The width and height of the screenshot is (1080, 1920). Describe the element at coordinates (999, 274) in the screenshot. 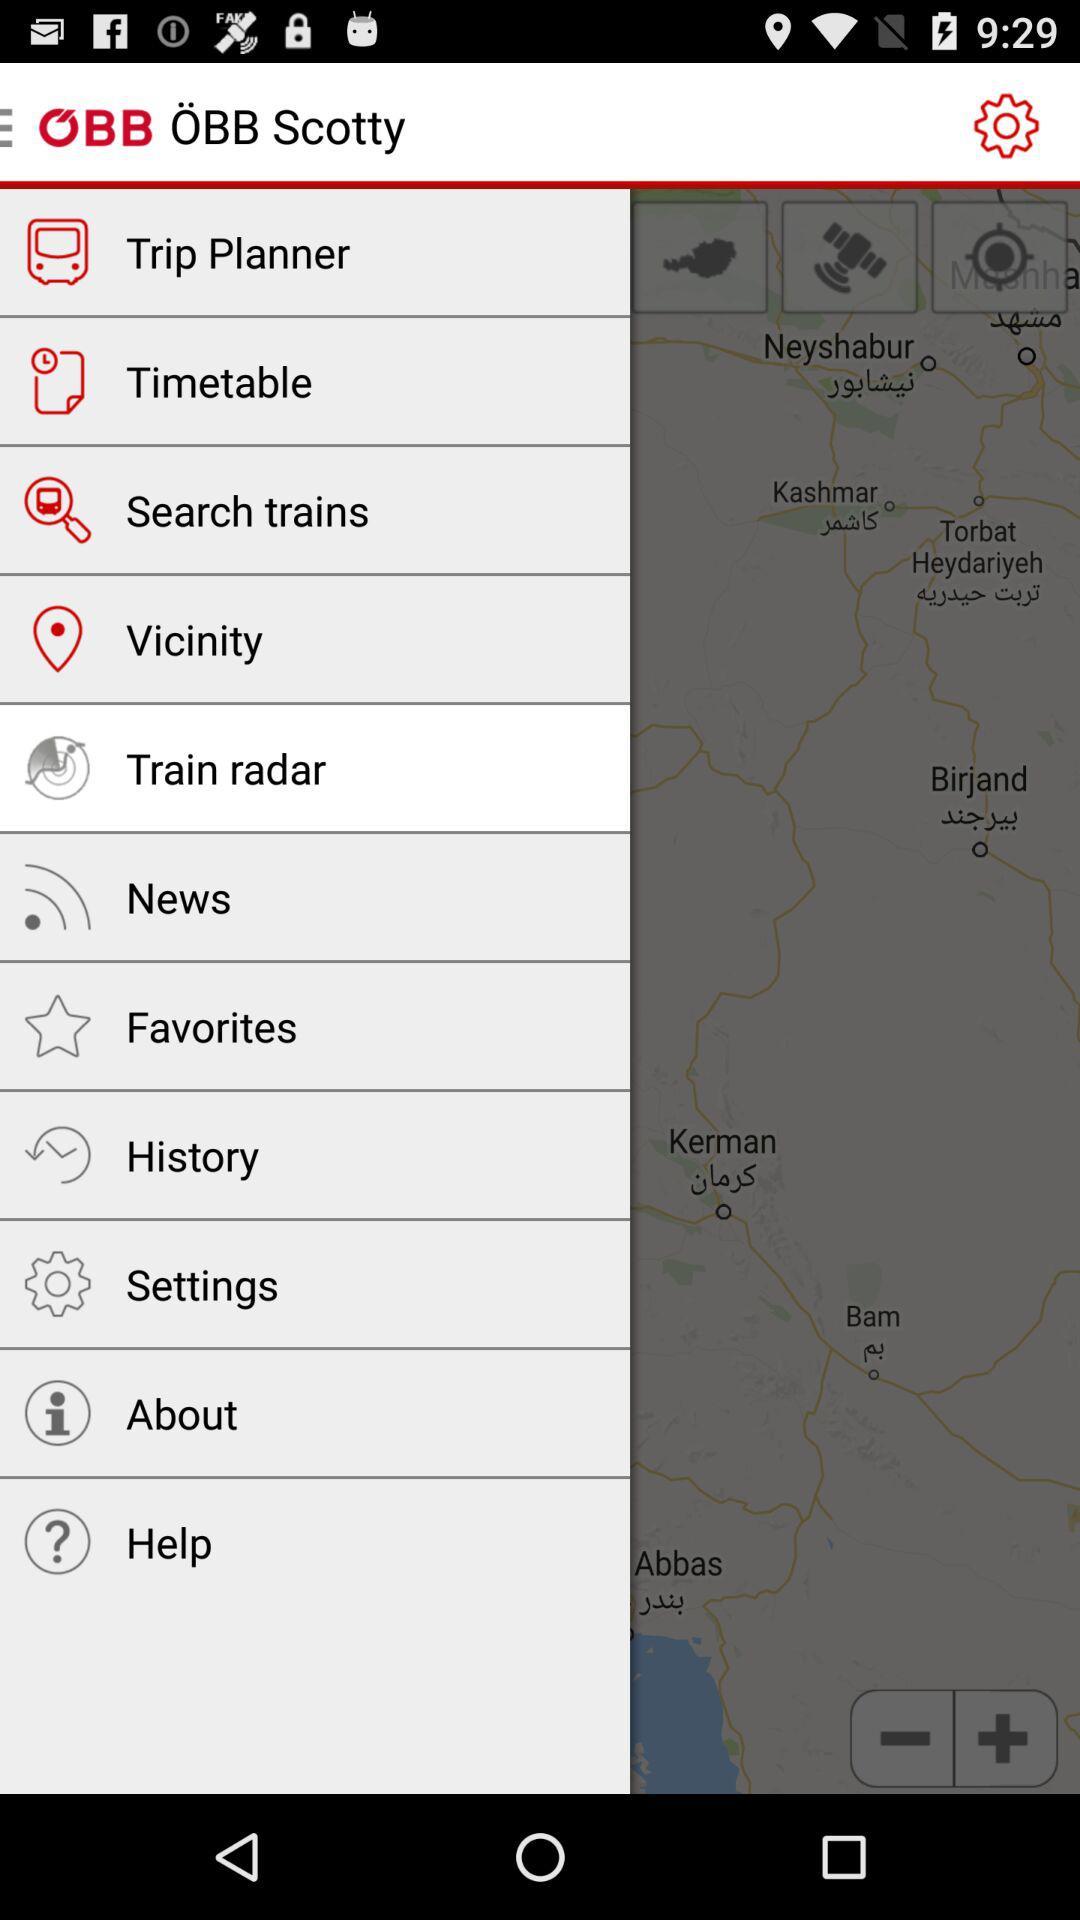

I see `the location_crosshair icon` at that location.